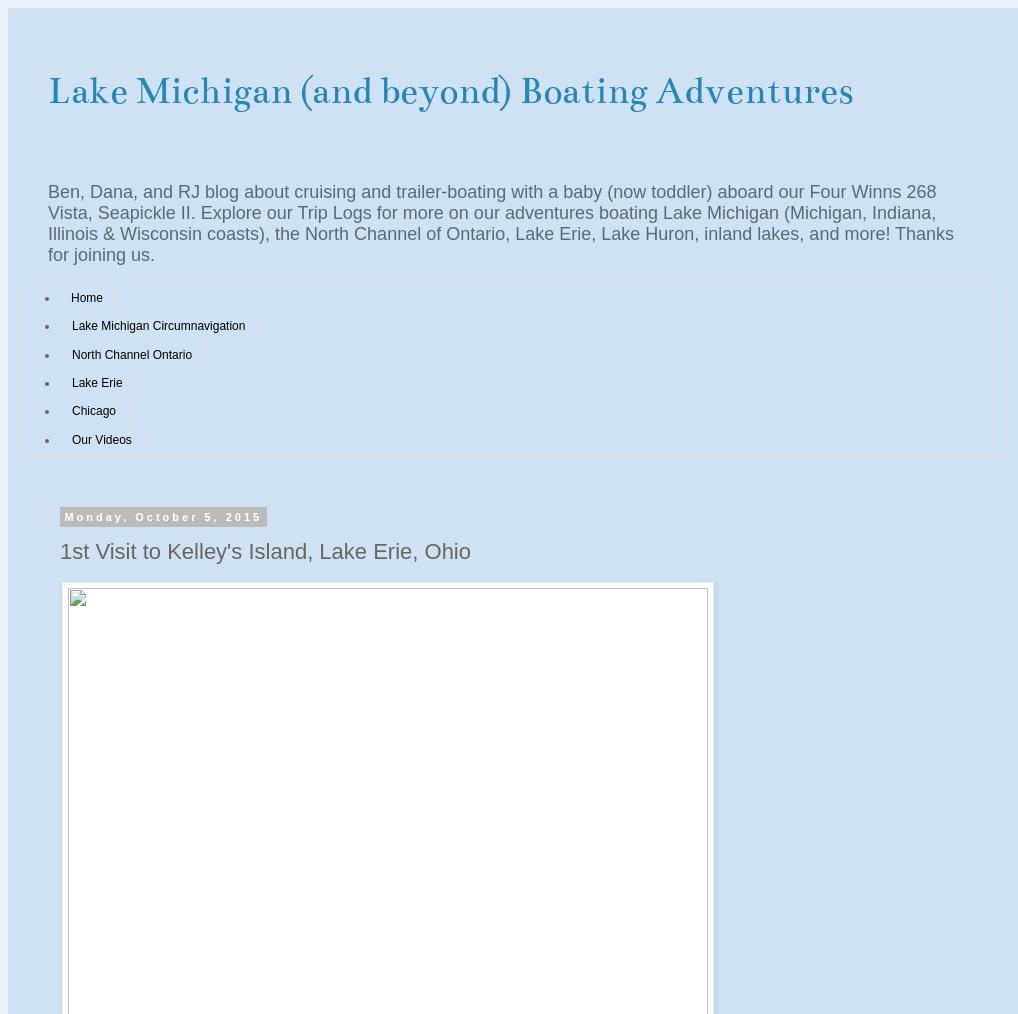 The height and width of the screenshot is (1014, 1018). I want to click on 'Chicago', so click(93, 409).